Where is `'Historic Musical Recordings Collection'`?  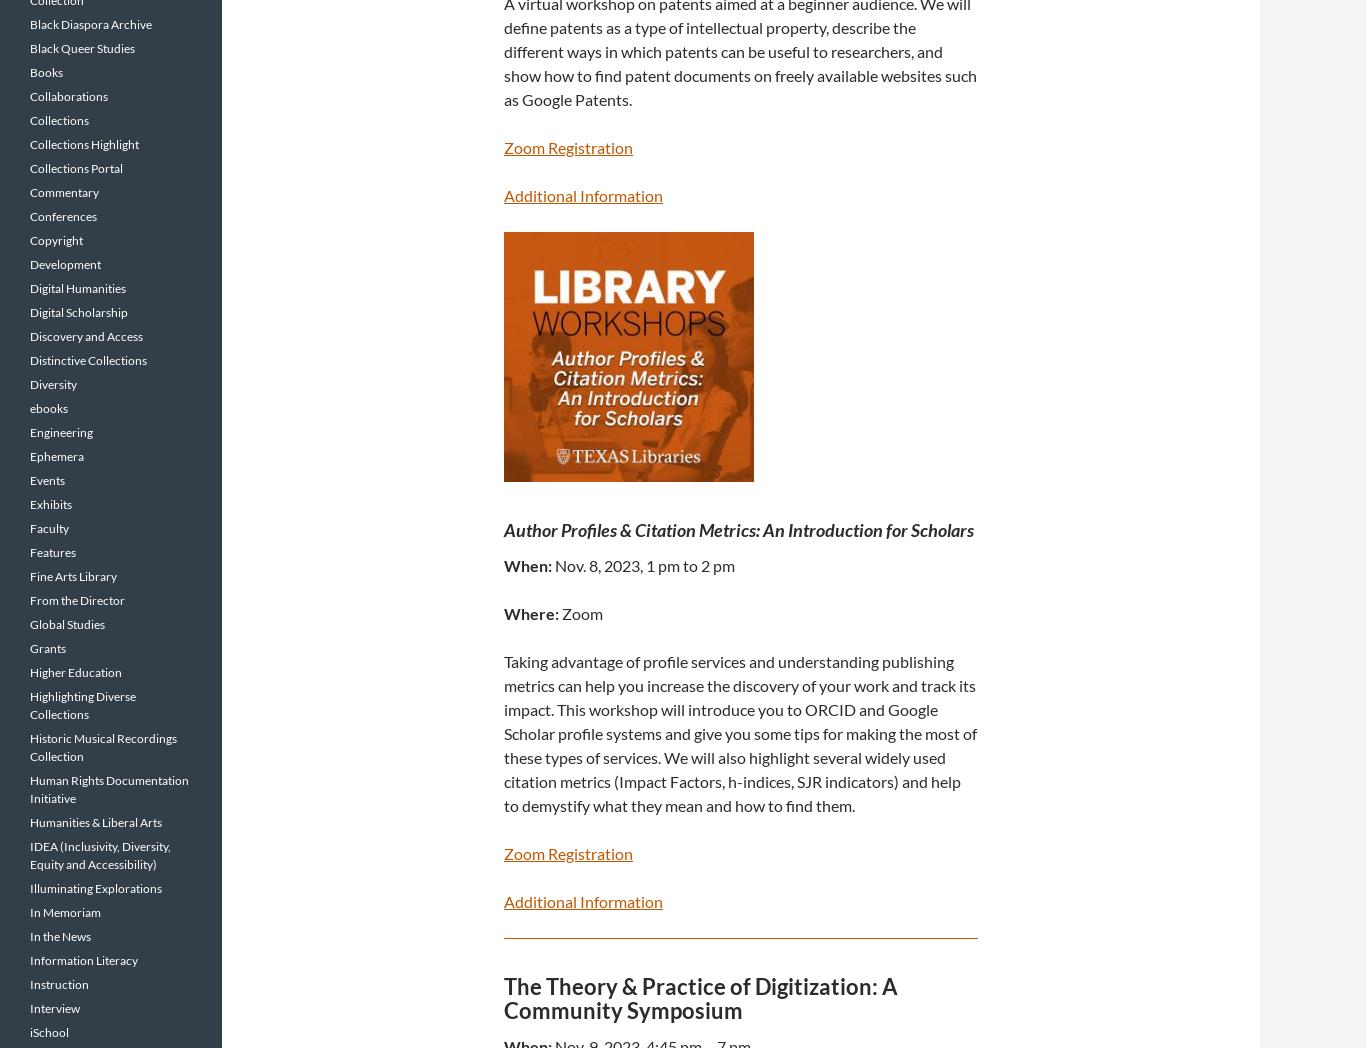 'Historic Musical Recordings Collection' is located at coordinates (103, 747).